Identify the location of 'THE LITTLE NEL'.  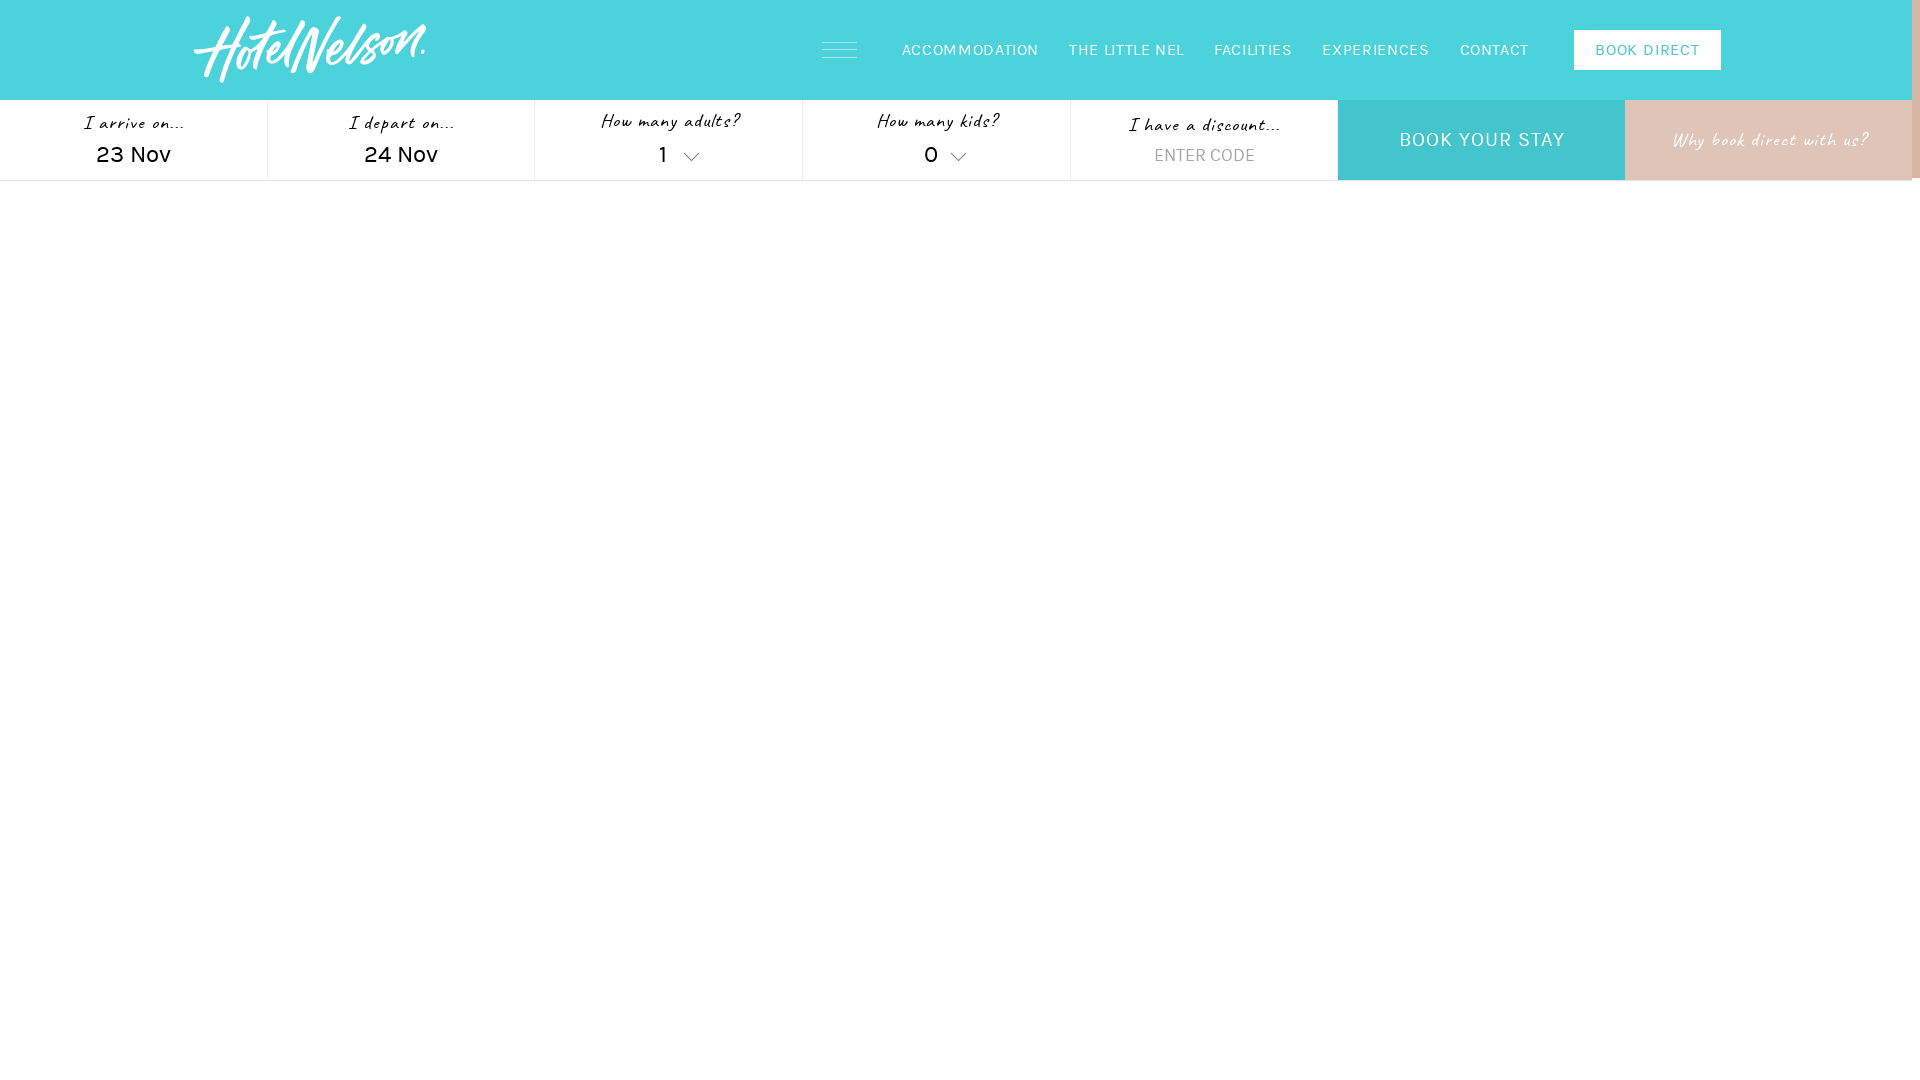
(1053, 49).